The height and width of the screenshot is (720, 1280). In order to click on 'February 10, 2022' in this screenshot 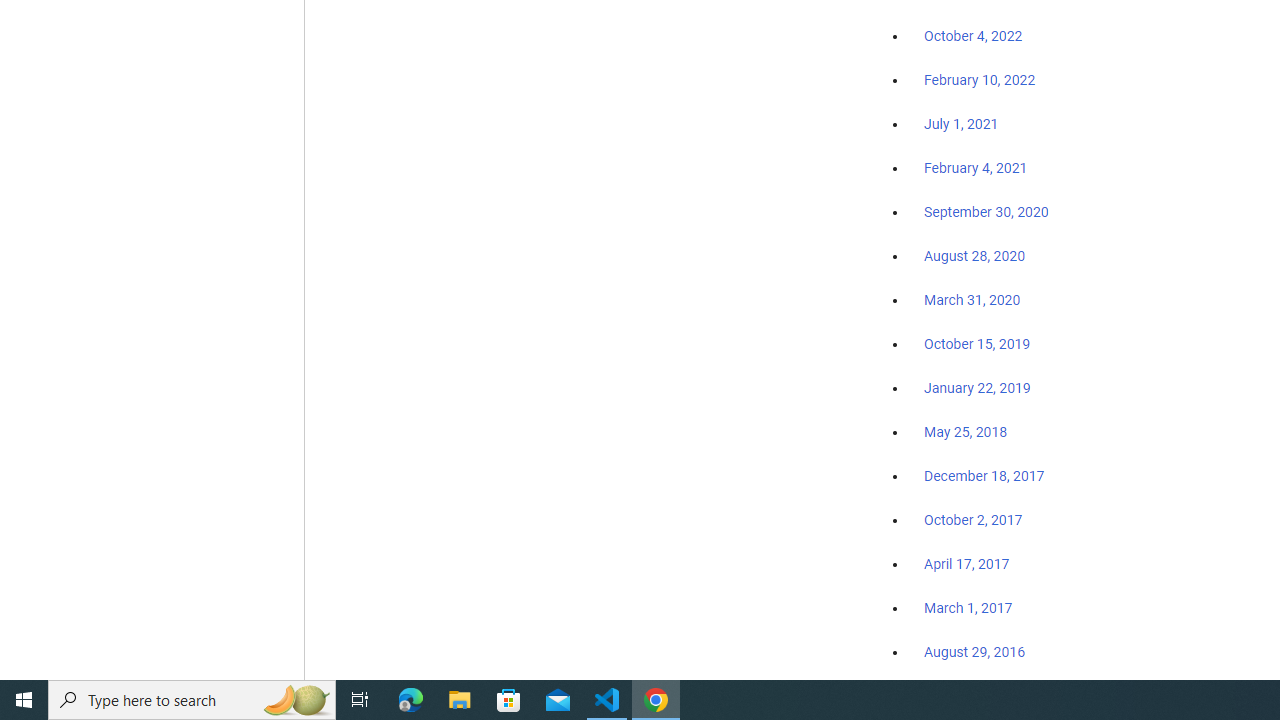, I will do `click(979, 80)`.